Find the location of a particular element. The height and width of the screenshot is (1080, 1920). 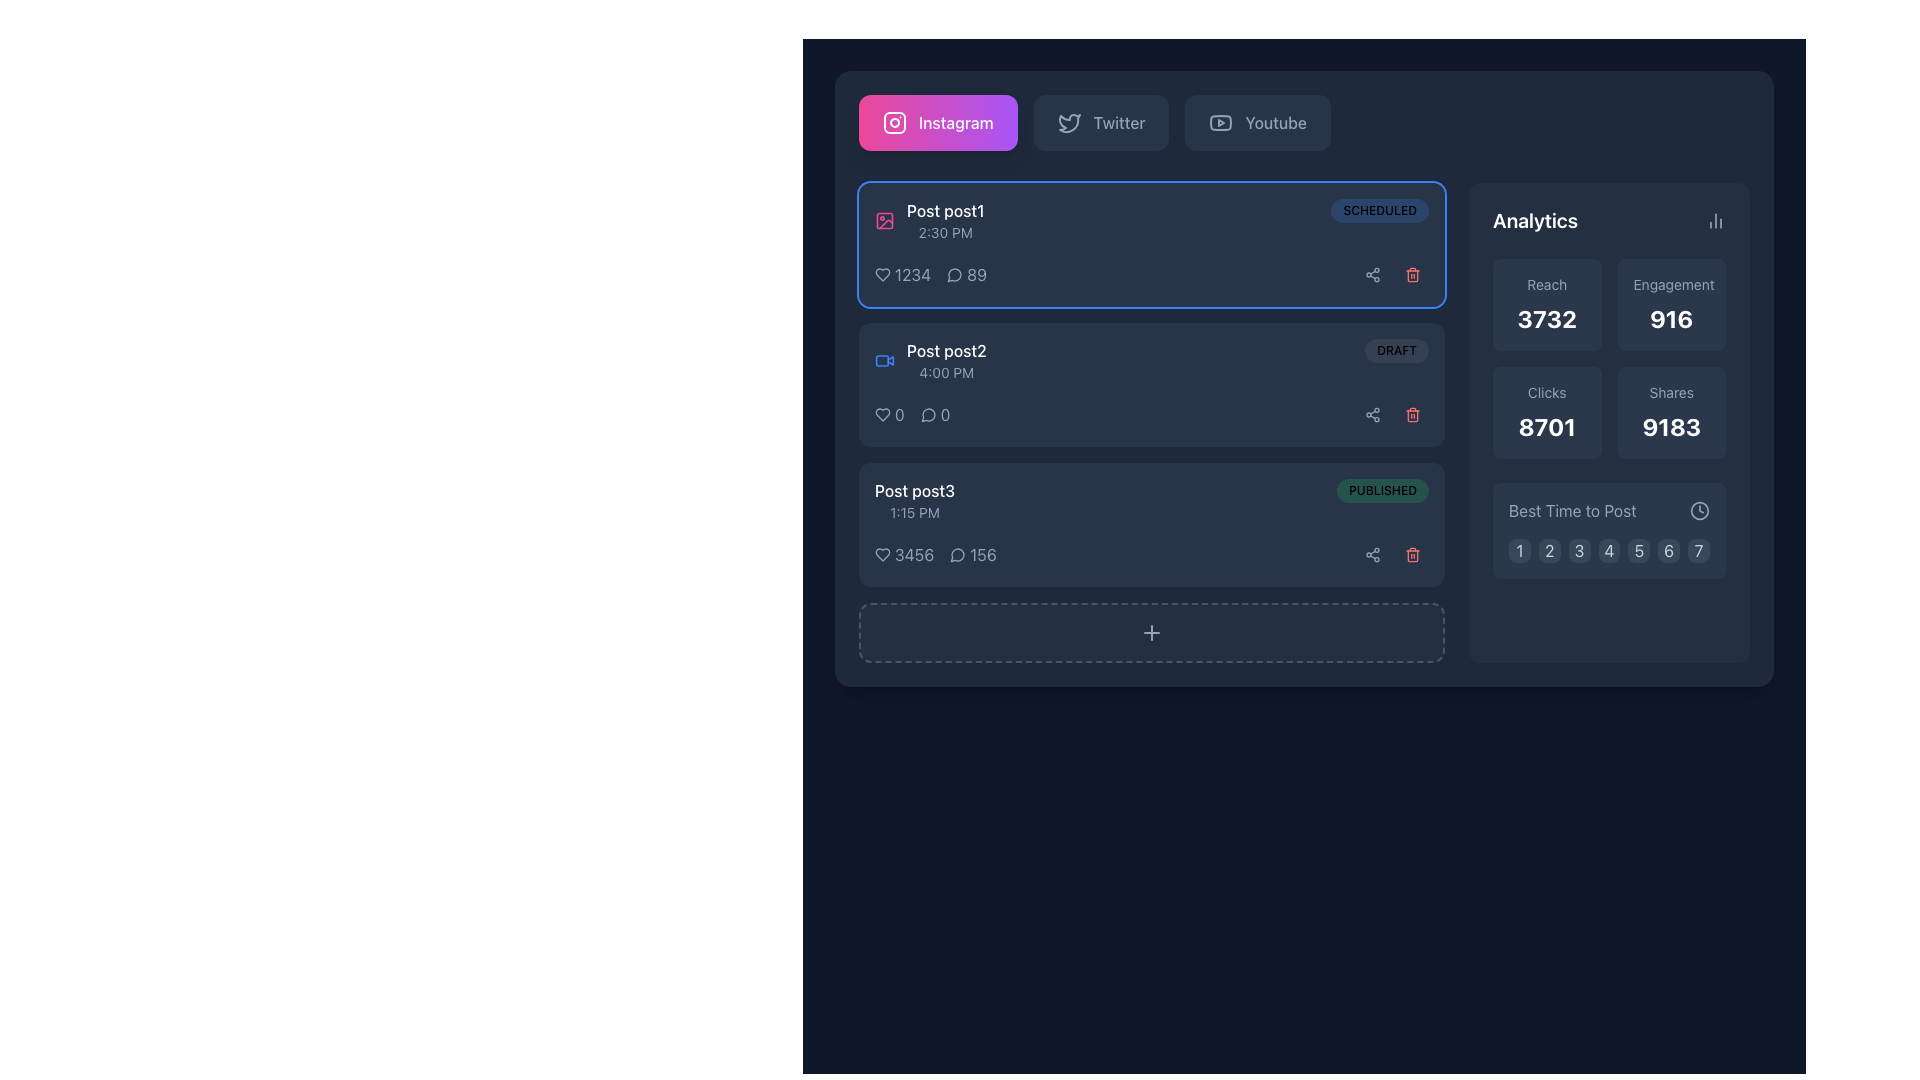

the small text label reading 'Reach' in light gray color, located in the 'Analytics' section on the right-hand side of the interface is located at coordinates (1546, 285).